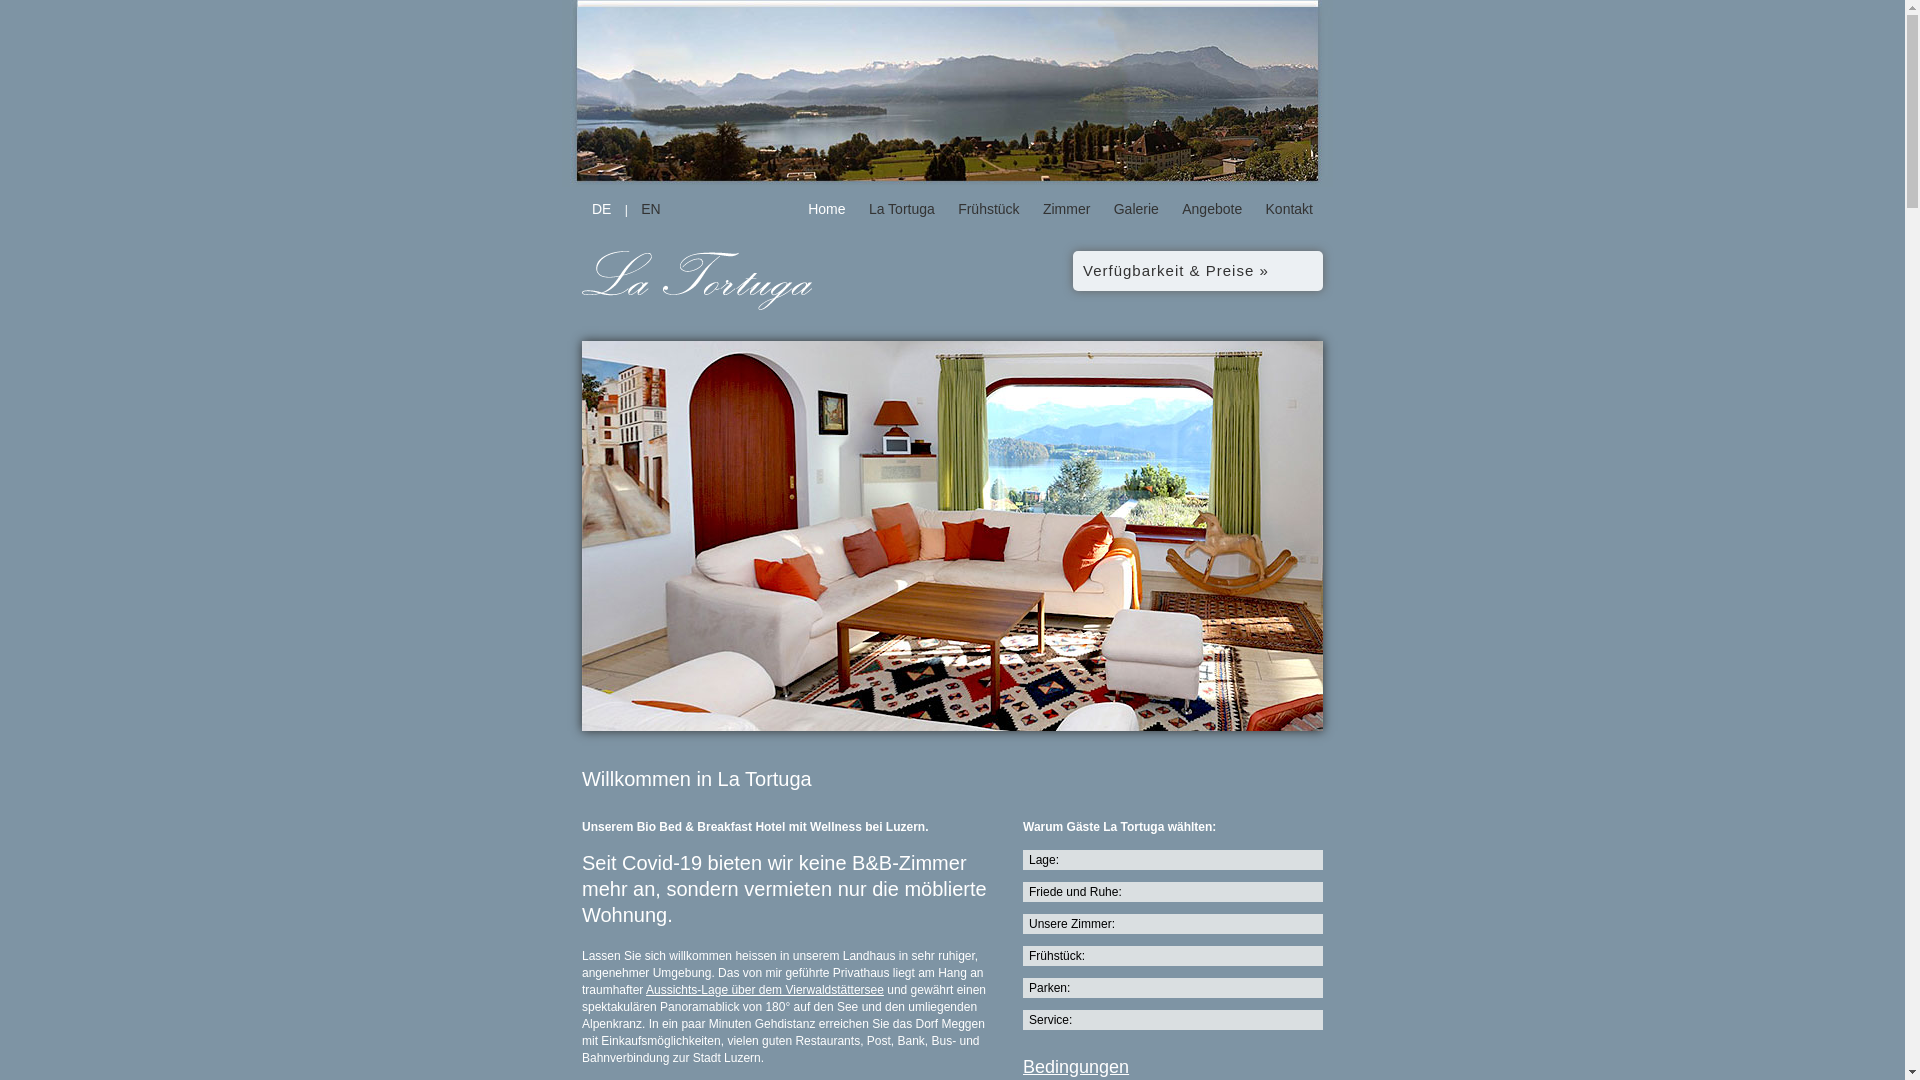 This screenshot has width=1920, height=1080. What do you see at coordinates (1289, 208) in the screenshot?
I see `'Kontakt'` at bounding box center [1289, 208].